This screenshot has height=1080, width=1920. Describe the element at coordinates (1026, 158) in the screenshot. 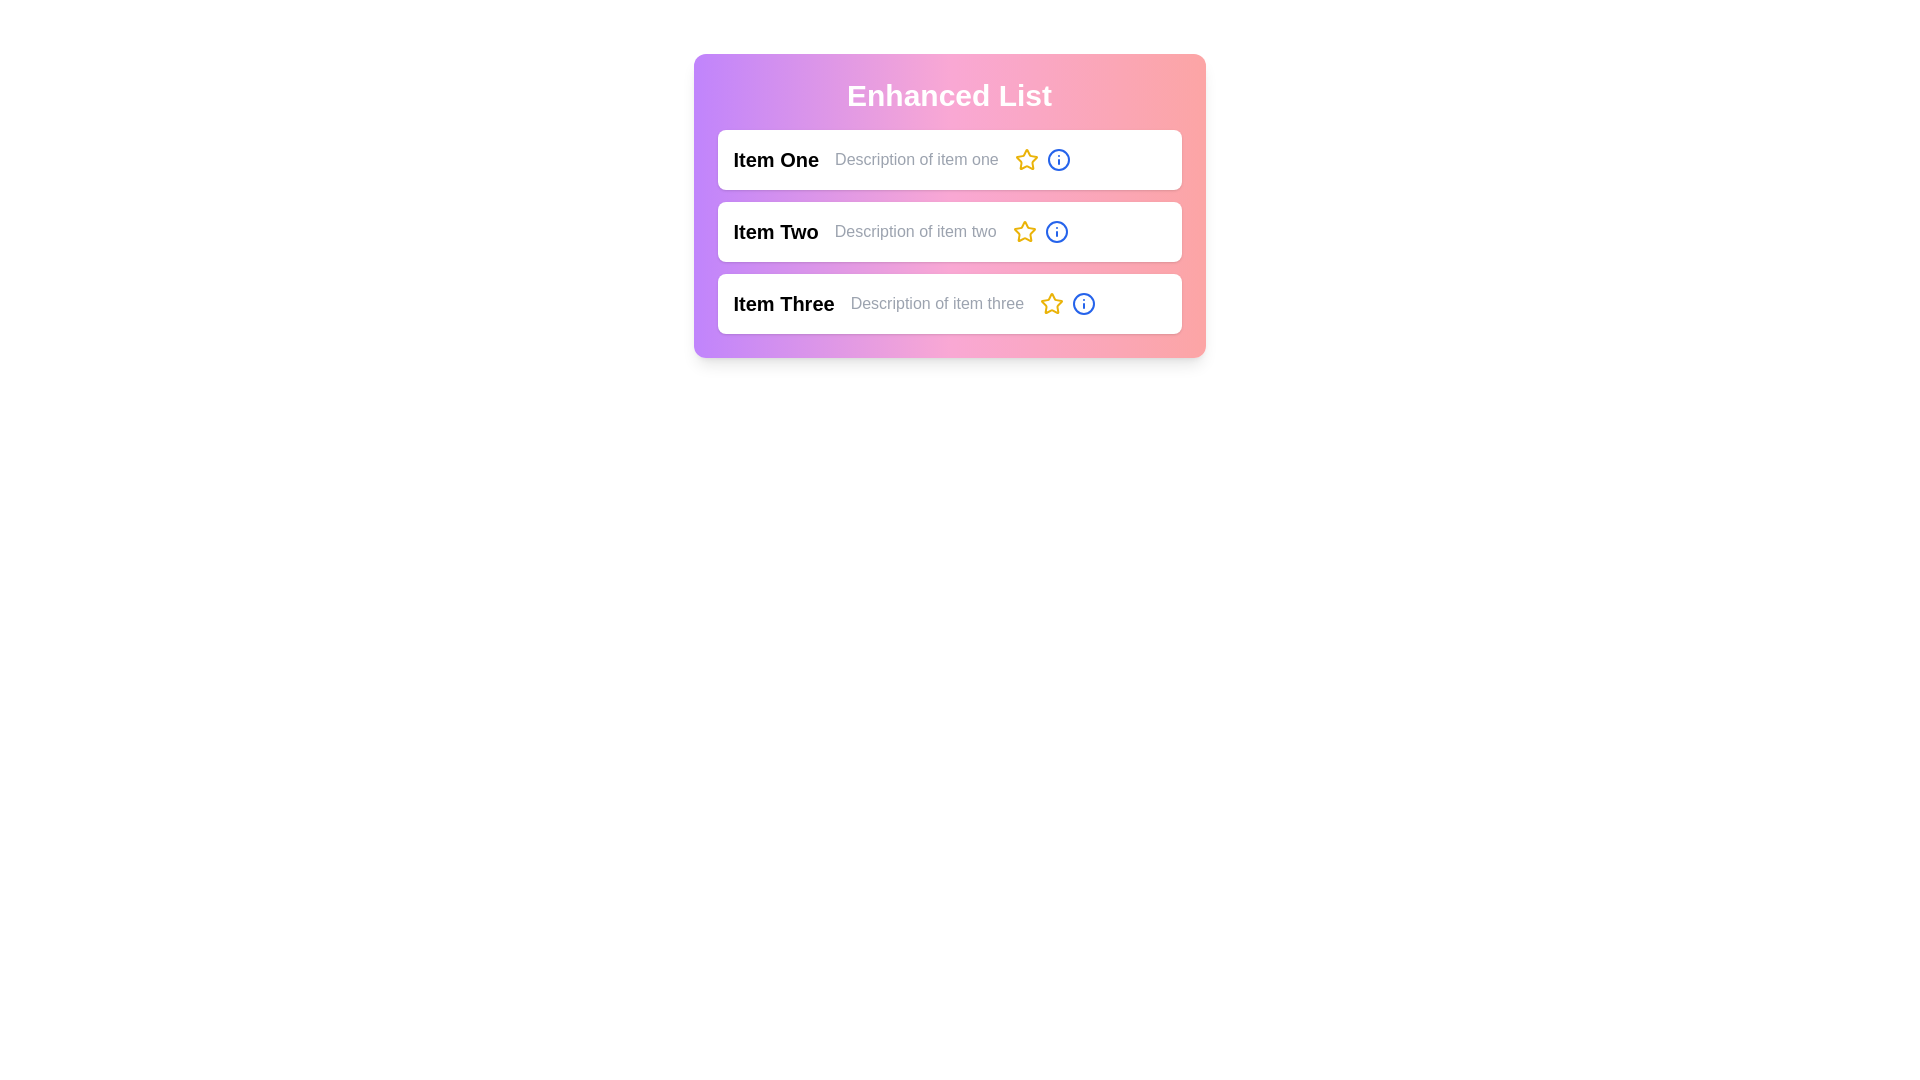

I see `the star icon next to Item One` at that location.